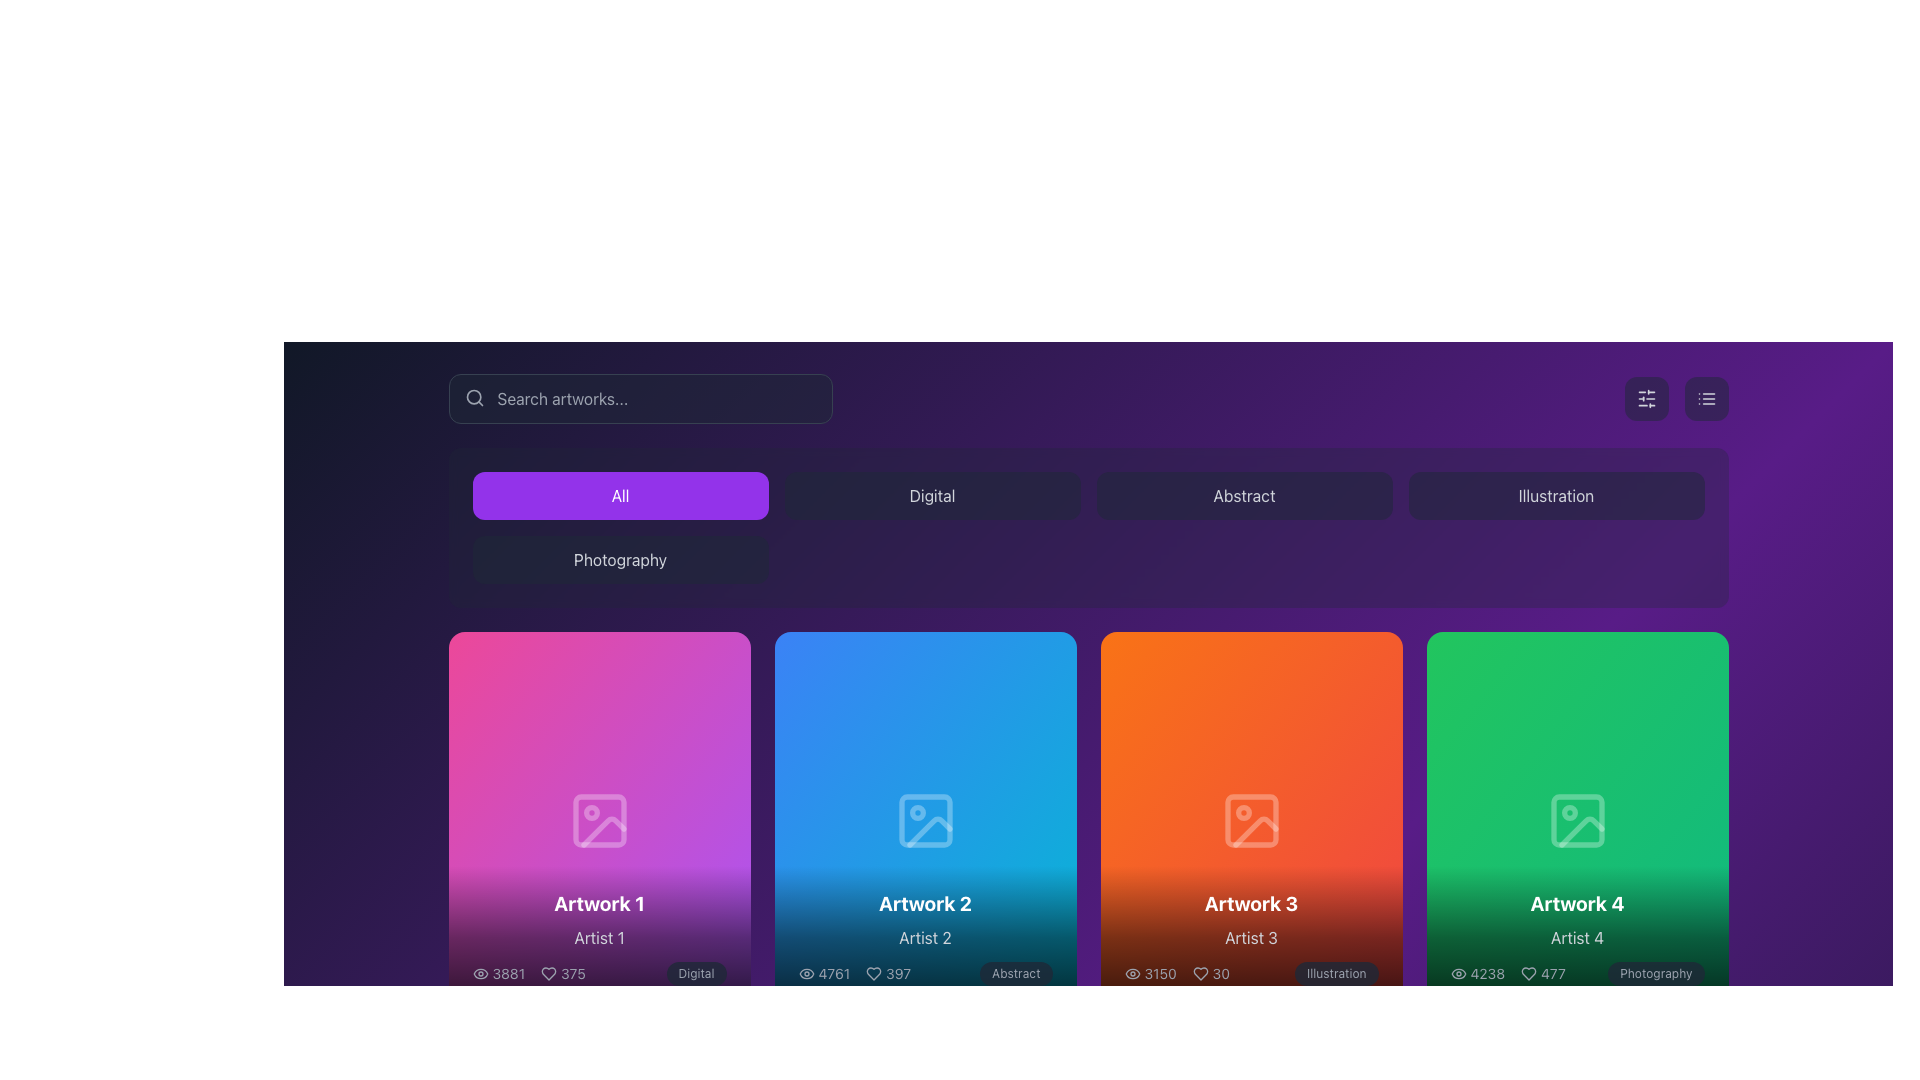 Image resolution: width=1920 pixels, height=1080 pixels. I want to click on the associated artist, so click(924, 937).